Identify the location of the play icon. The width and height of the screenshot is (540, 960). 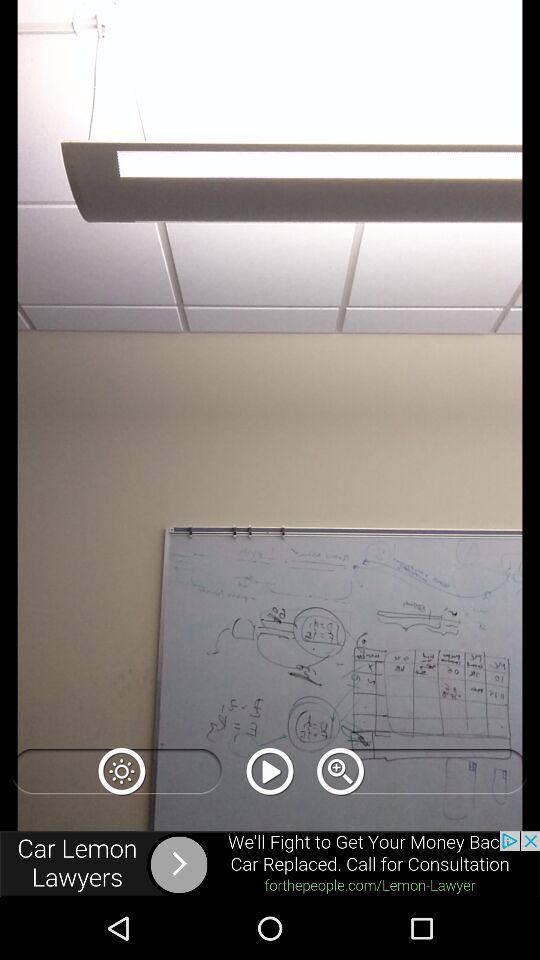
(270, 770).